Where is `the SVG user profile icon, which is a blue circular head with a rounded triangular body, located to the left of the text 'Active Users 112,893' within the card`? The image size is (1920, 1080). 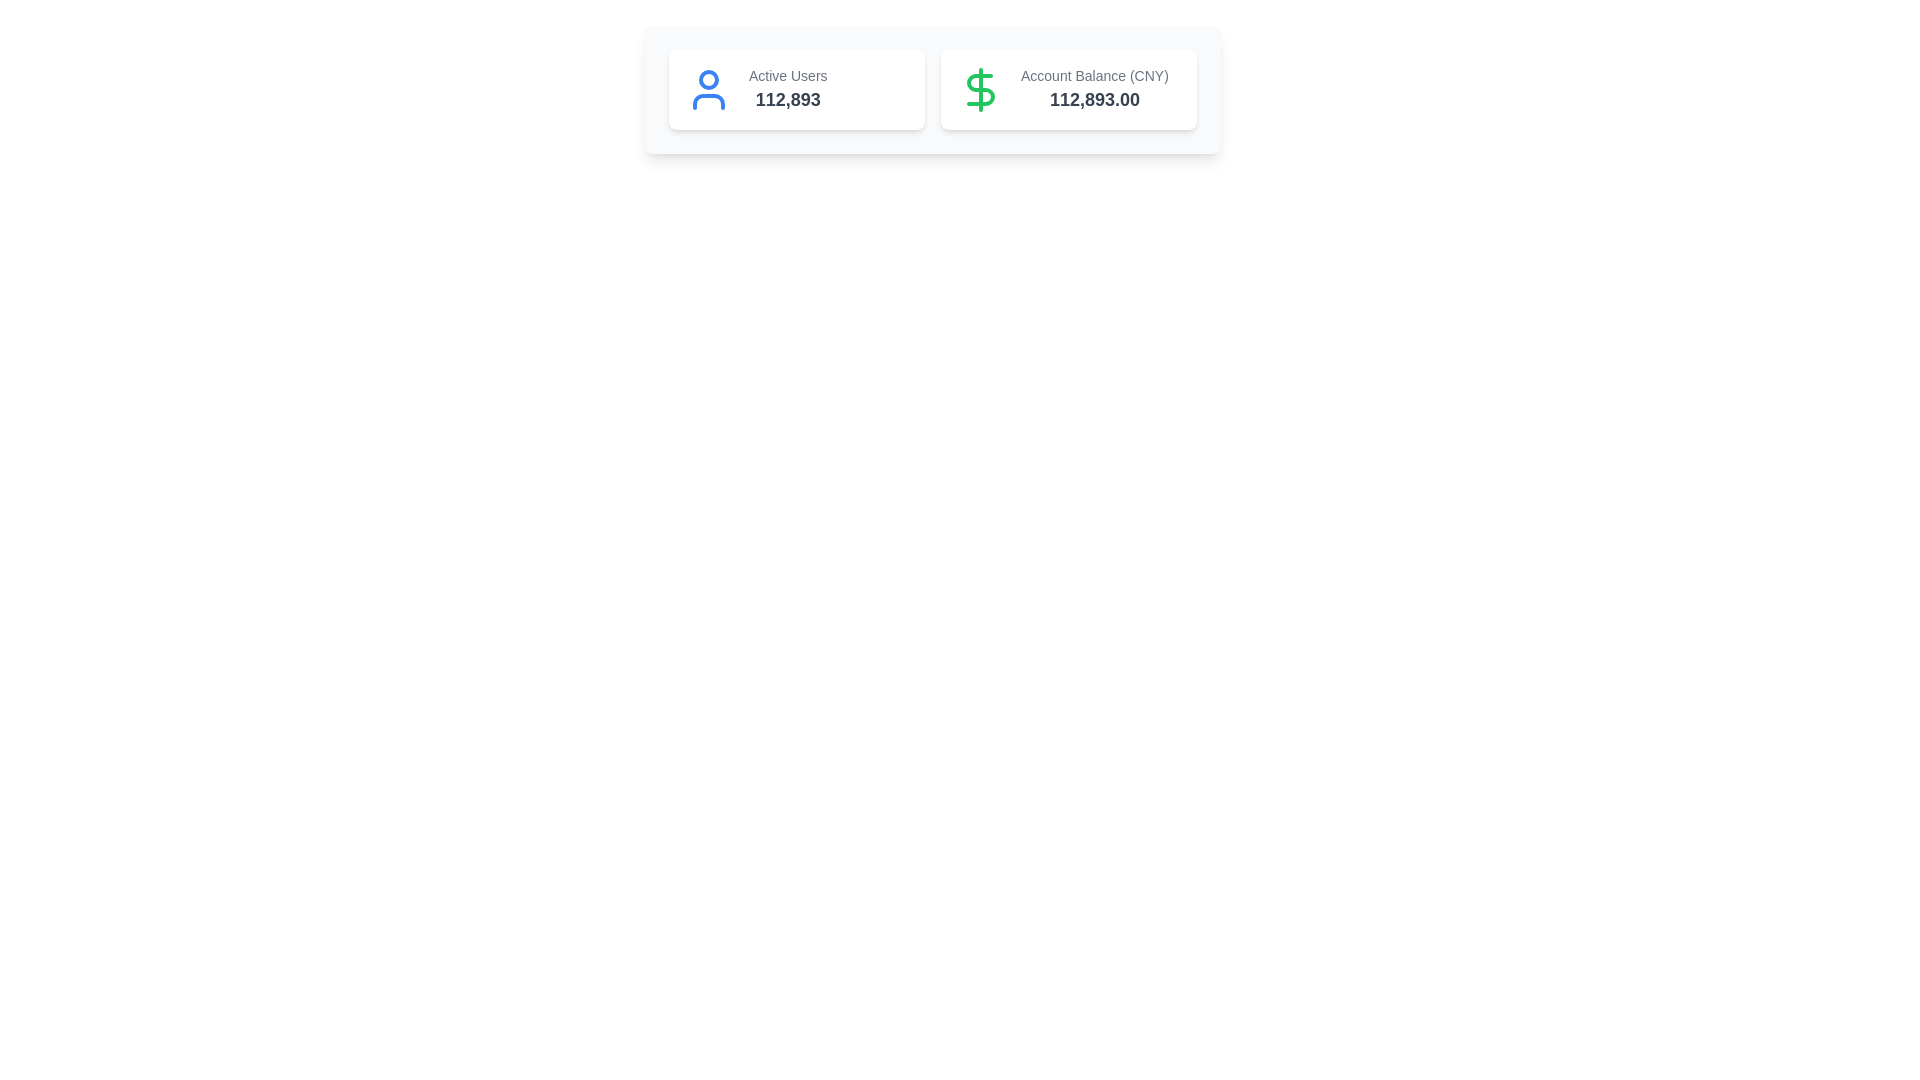 the SVG user profile icon, which is a blue circular head with a rounded triangular body, located to the left of the text 'Active Users 112,893' within the card is located at coordinates (709, 88).